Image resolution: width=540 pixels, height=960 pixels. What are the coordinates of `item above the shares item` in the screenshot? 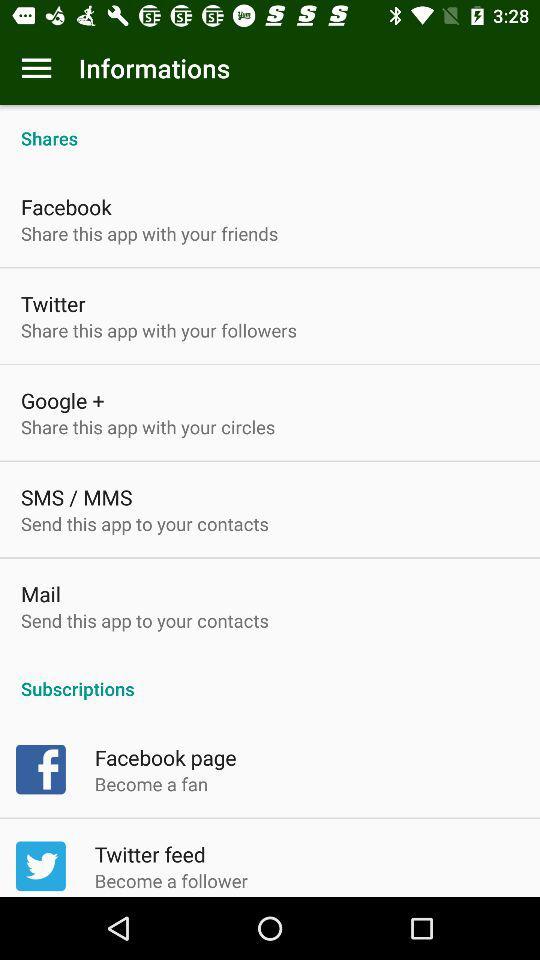 It's located at (36, 68).